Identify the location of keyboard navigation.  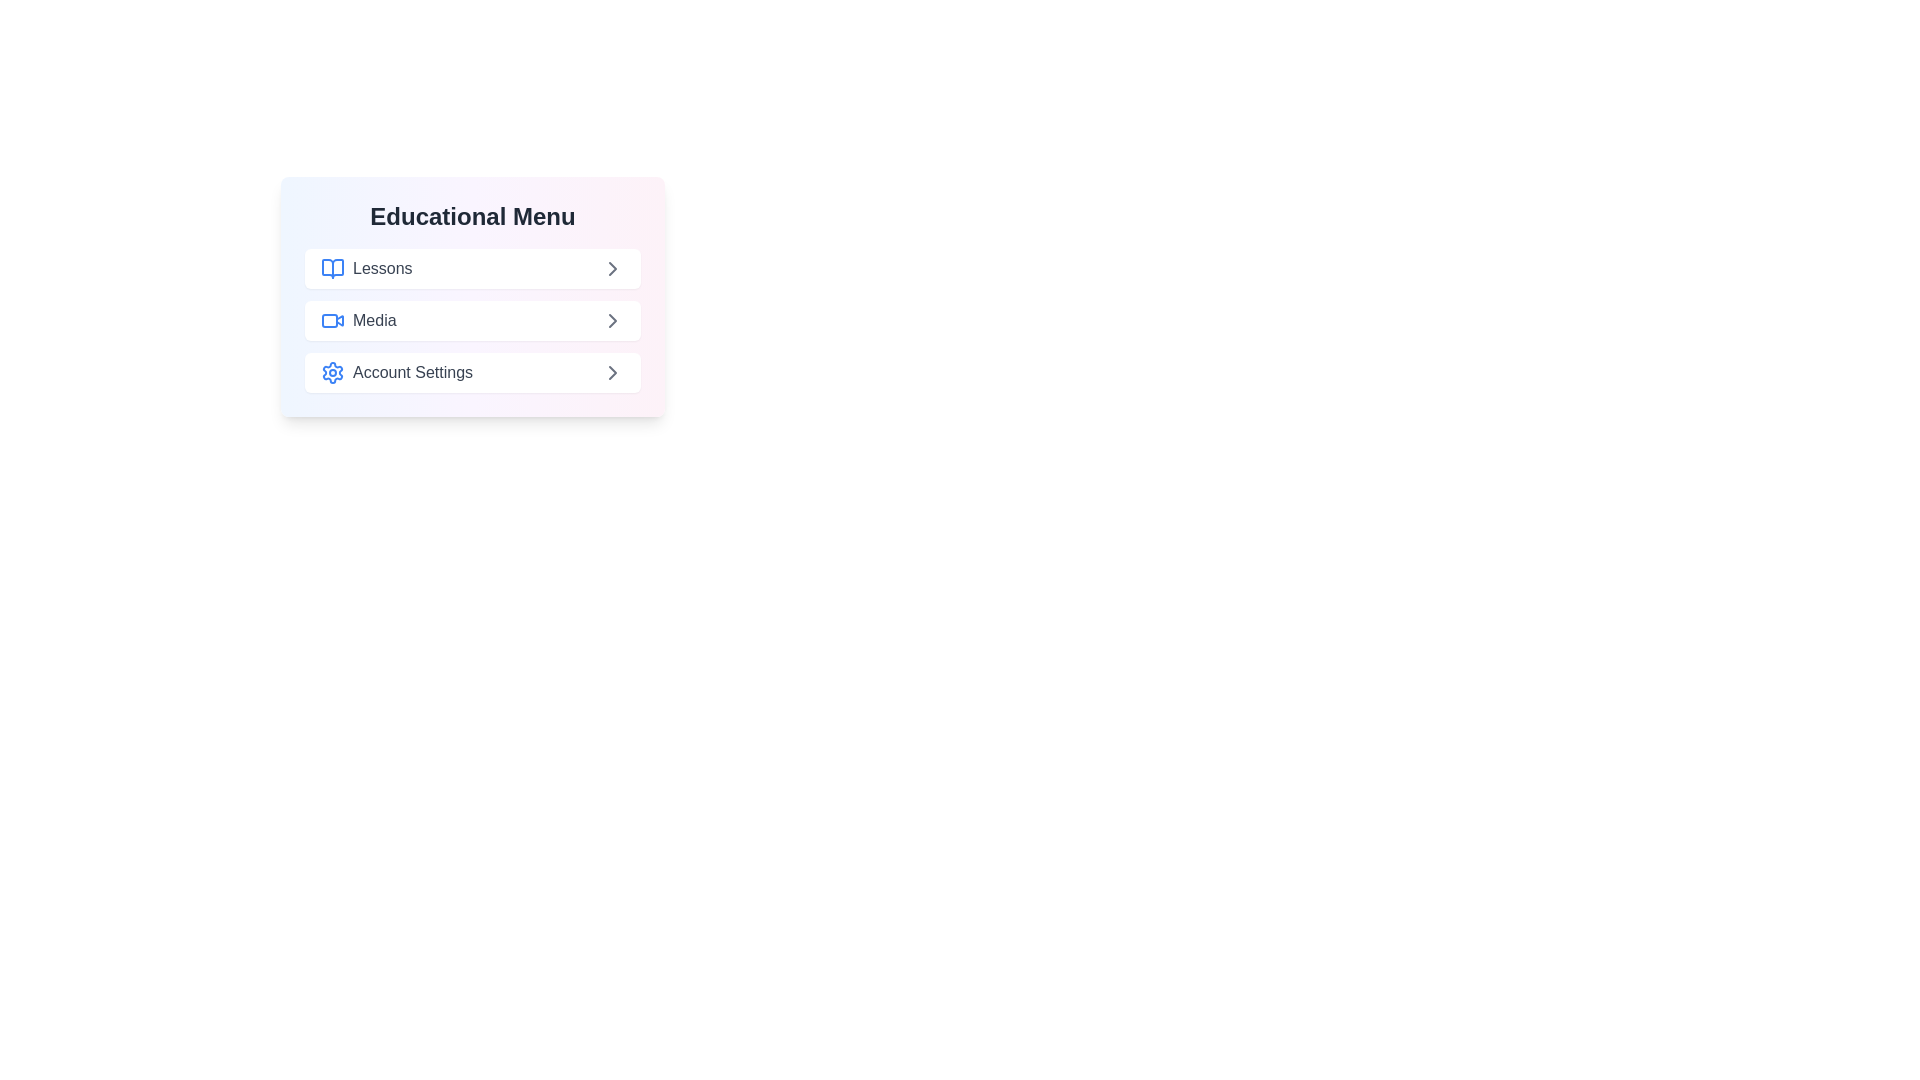
(472, 319).